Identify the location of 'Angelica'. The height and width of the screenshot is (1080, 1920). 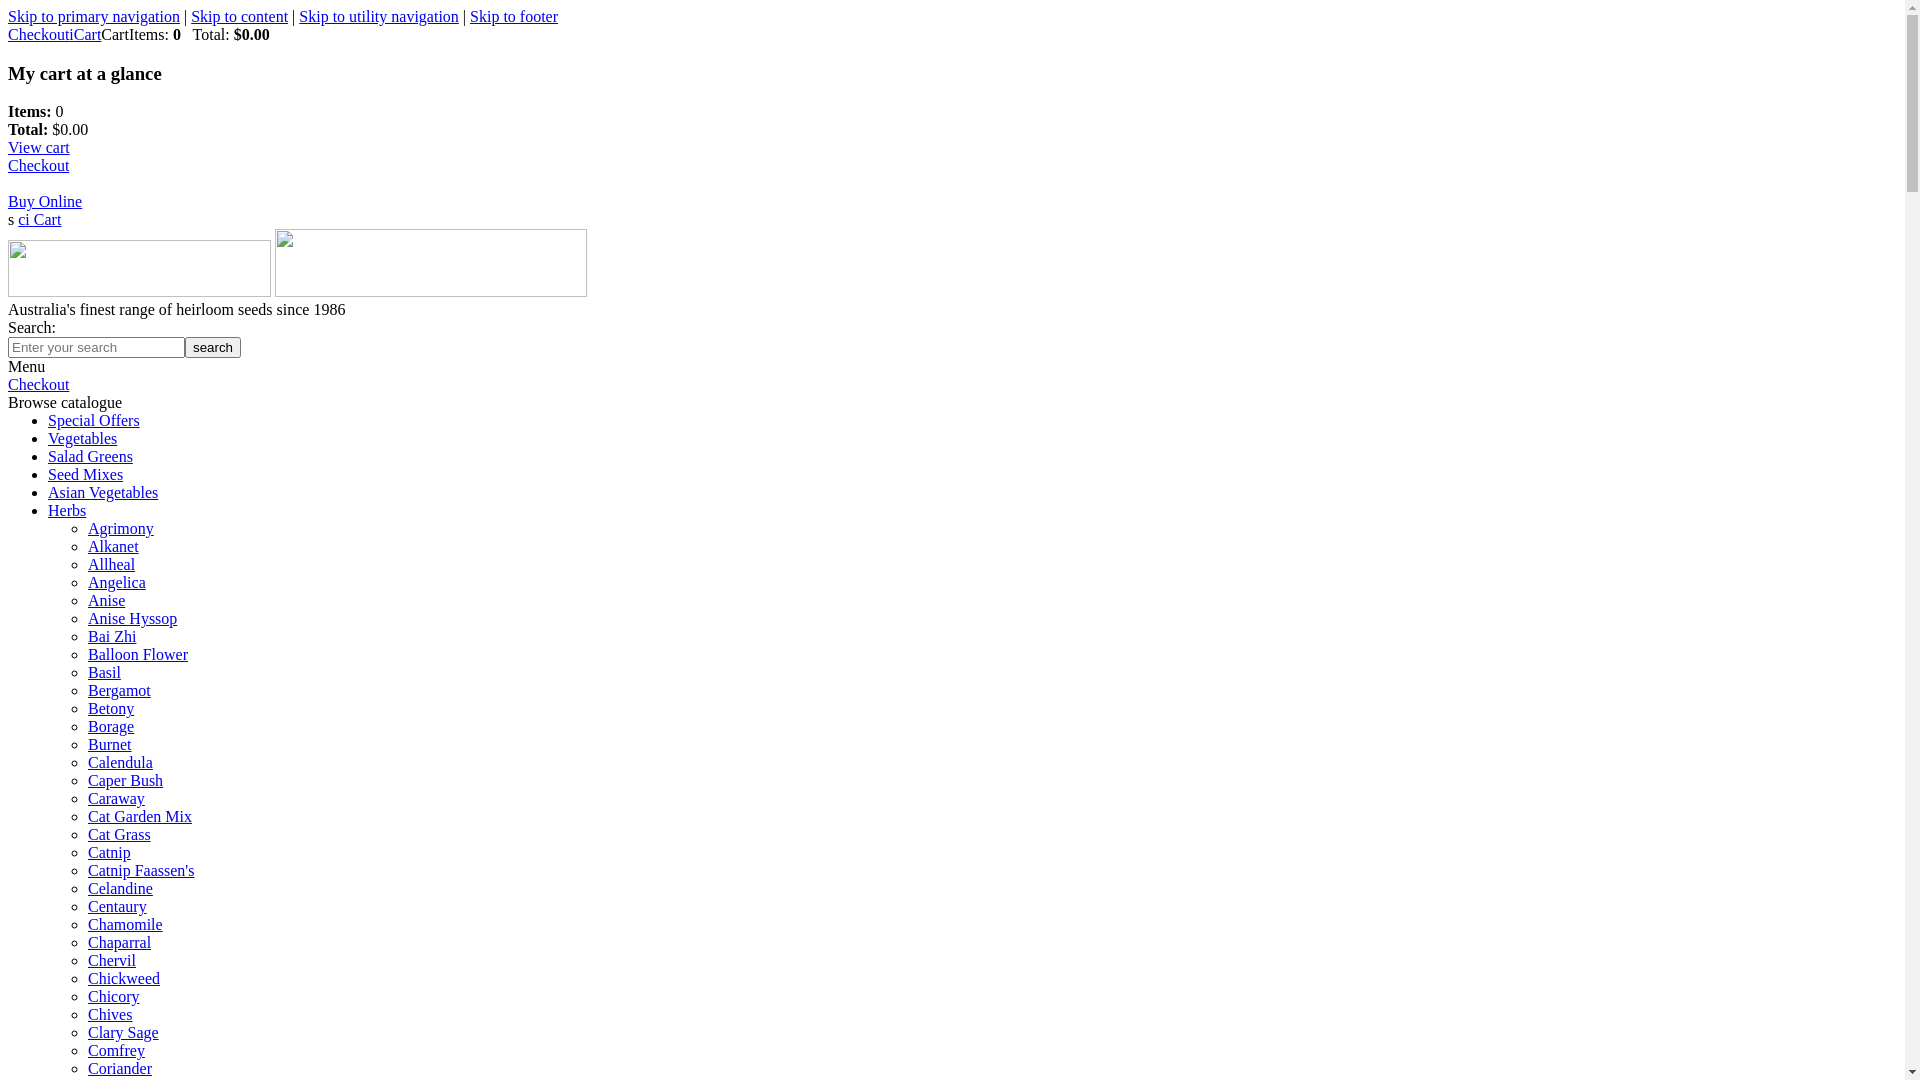
(115, 582).